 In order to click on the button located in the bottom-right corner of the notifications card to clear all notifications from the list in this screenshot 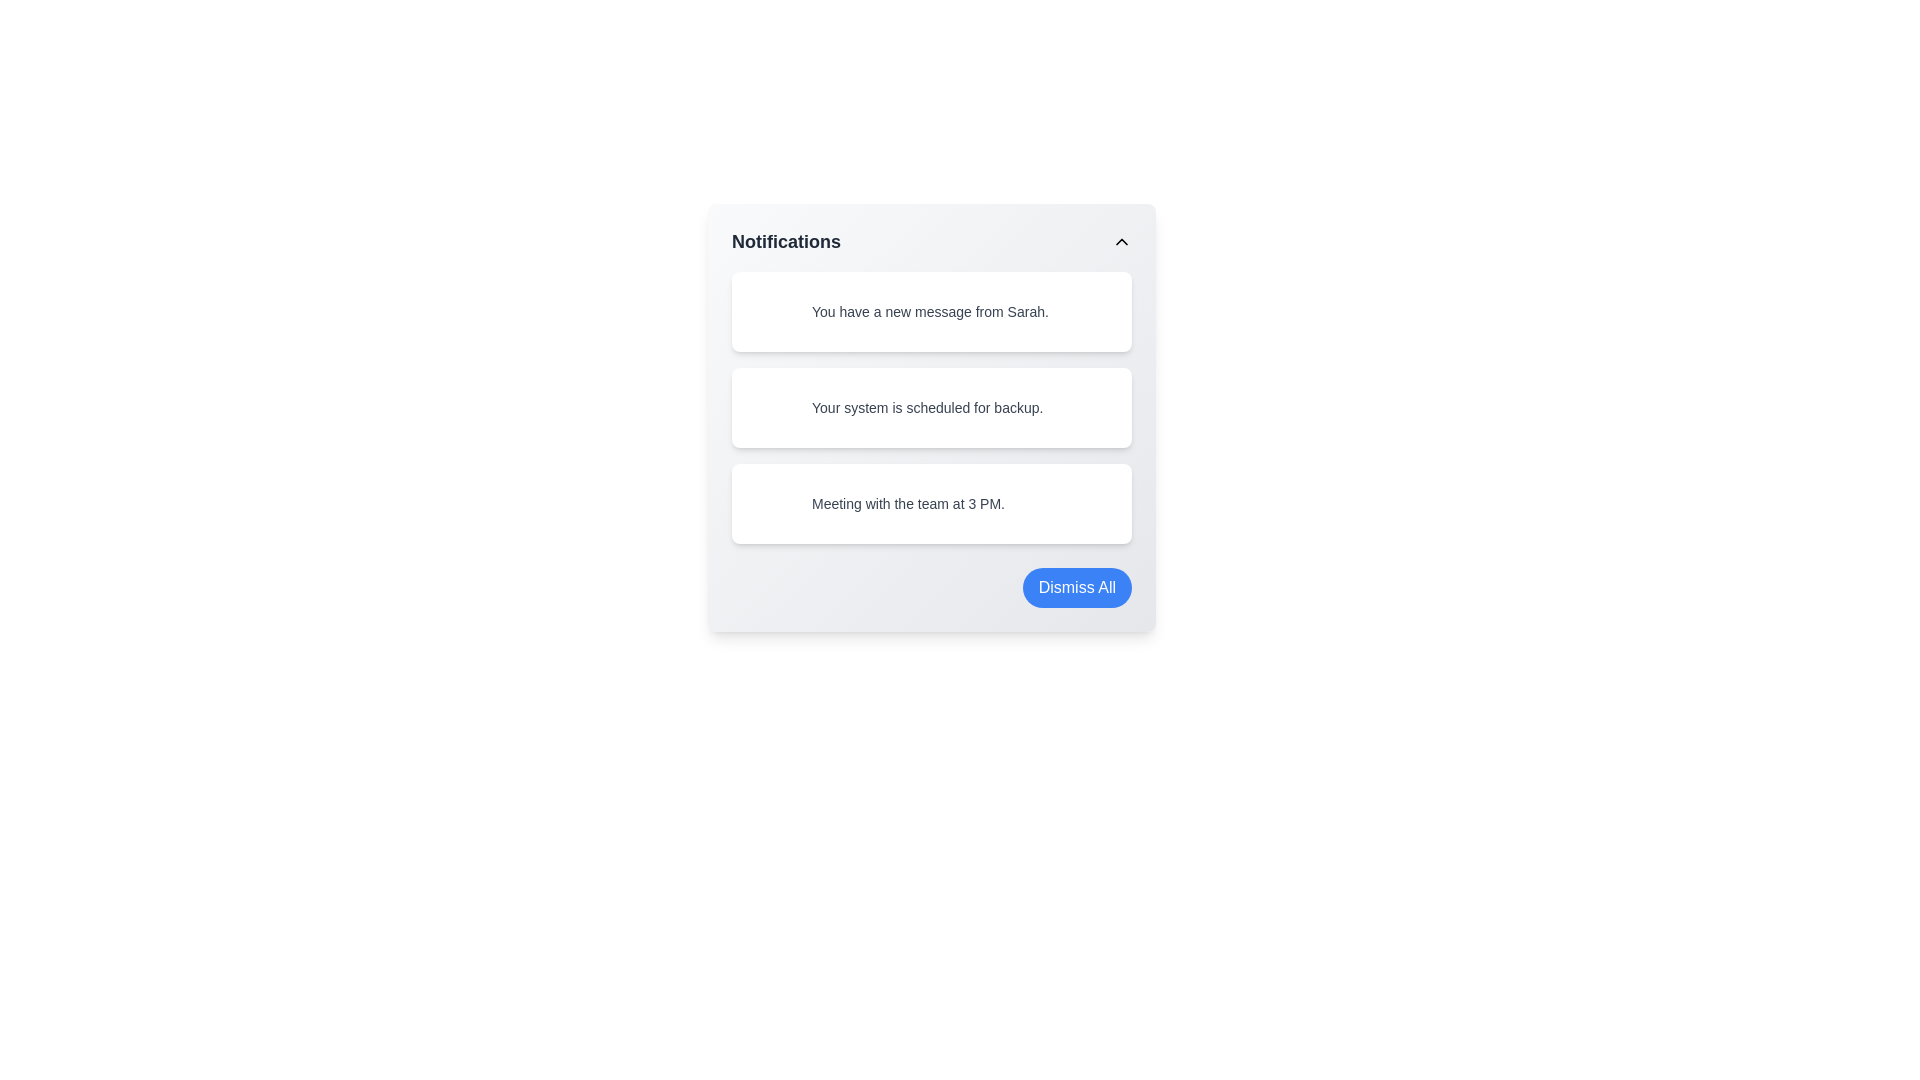, I will do `click(1076, 586)`.